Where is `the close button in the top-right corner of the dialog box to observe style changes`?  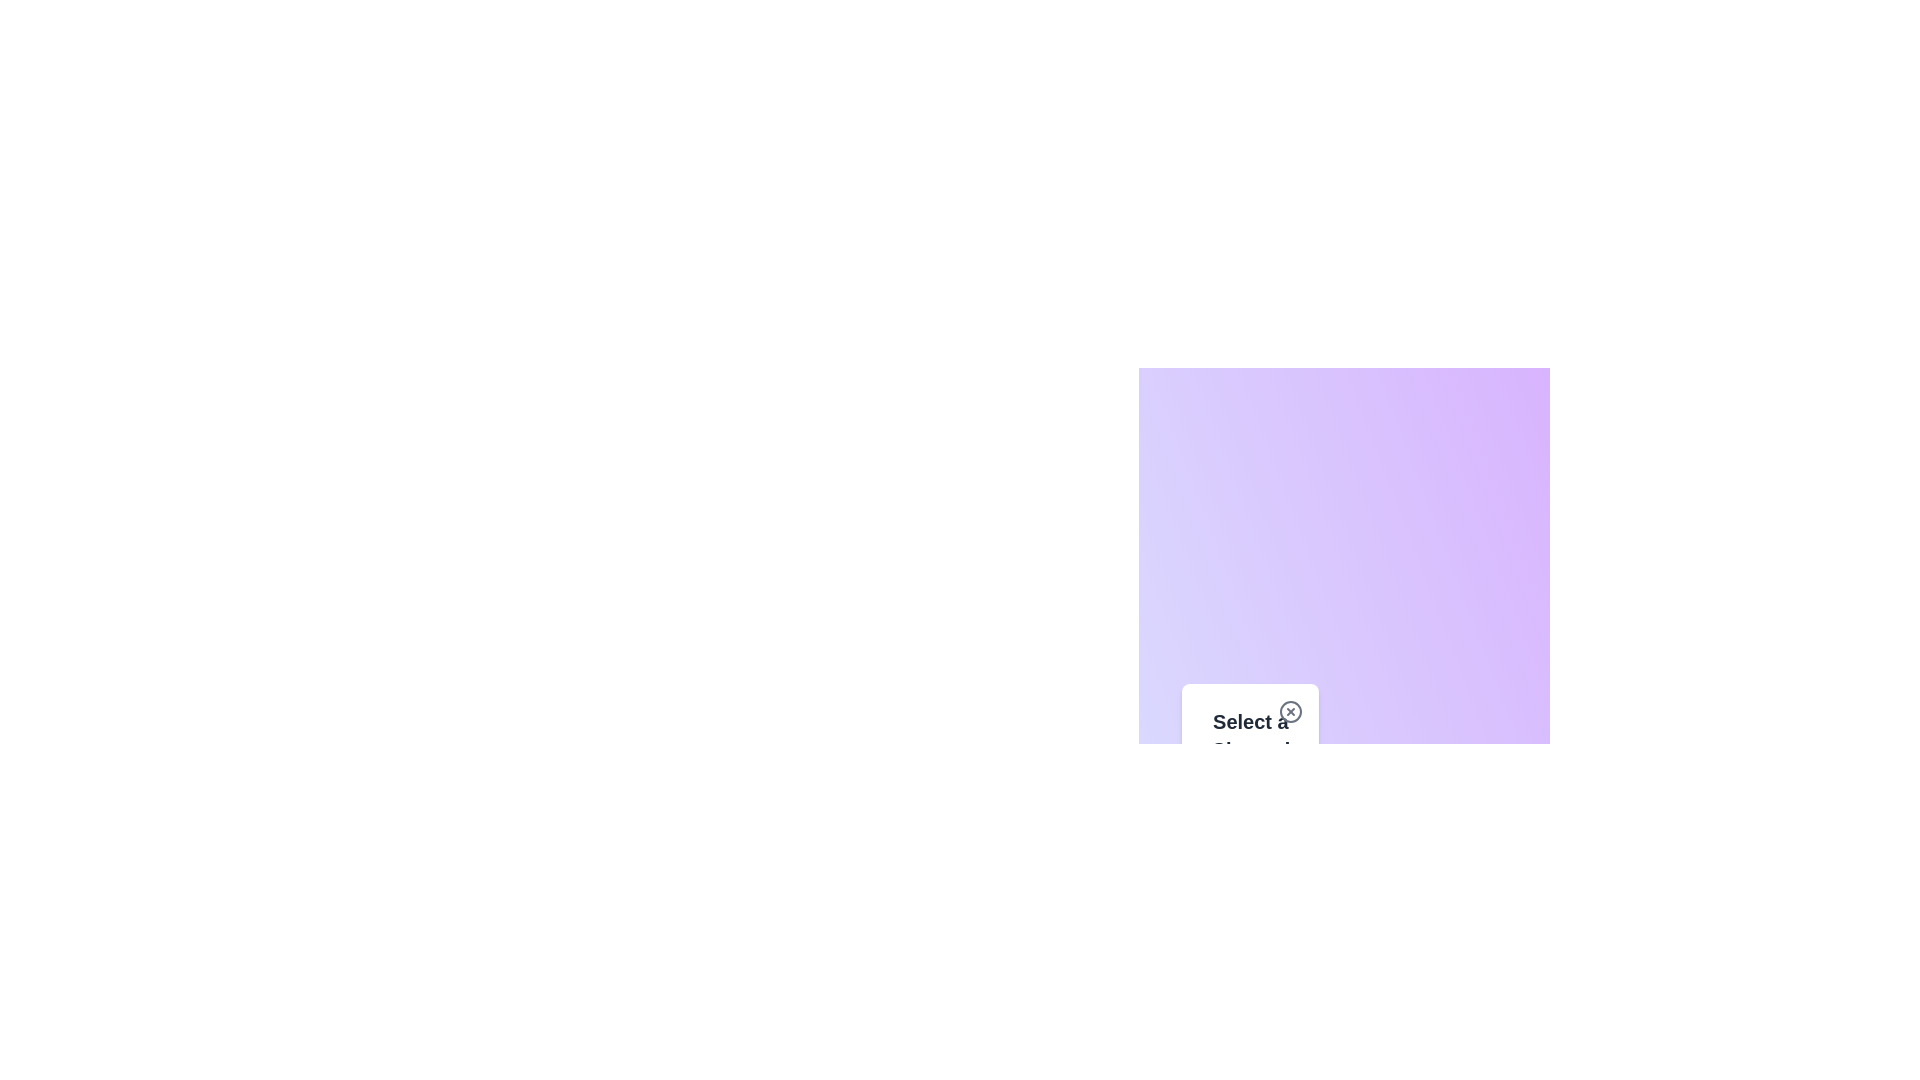
the close button in the top-right corner of the dialog box to observe style changes is located at coordinates (1291, 711).